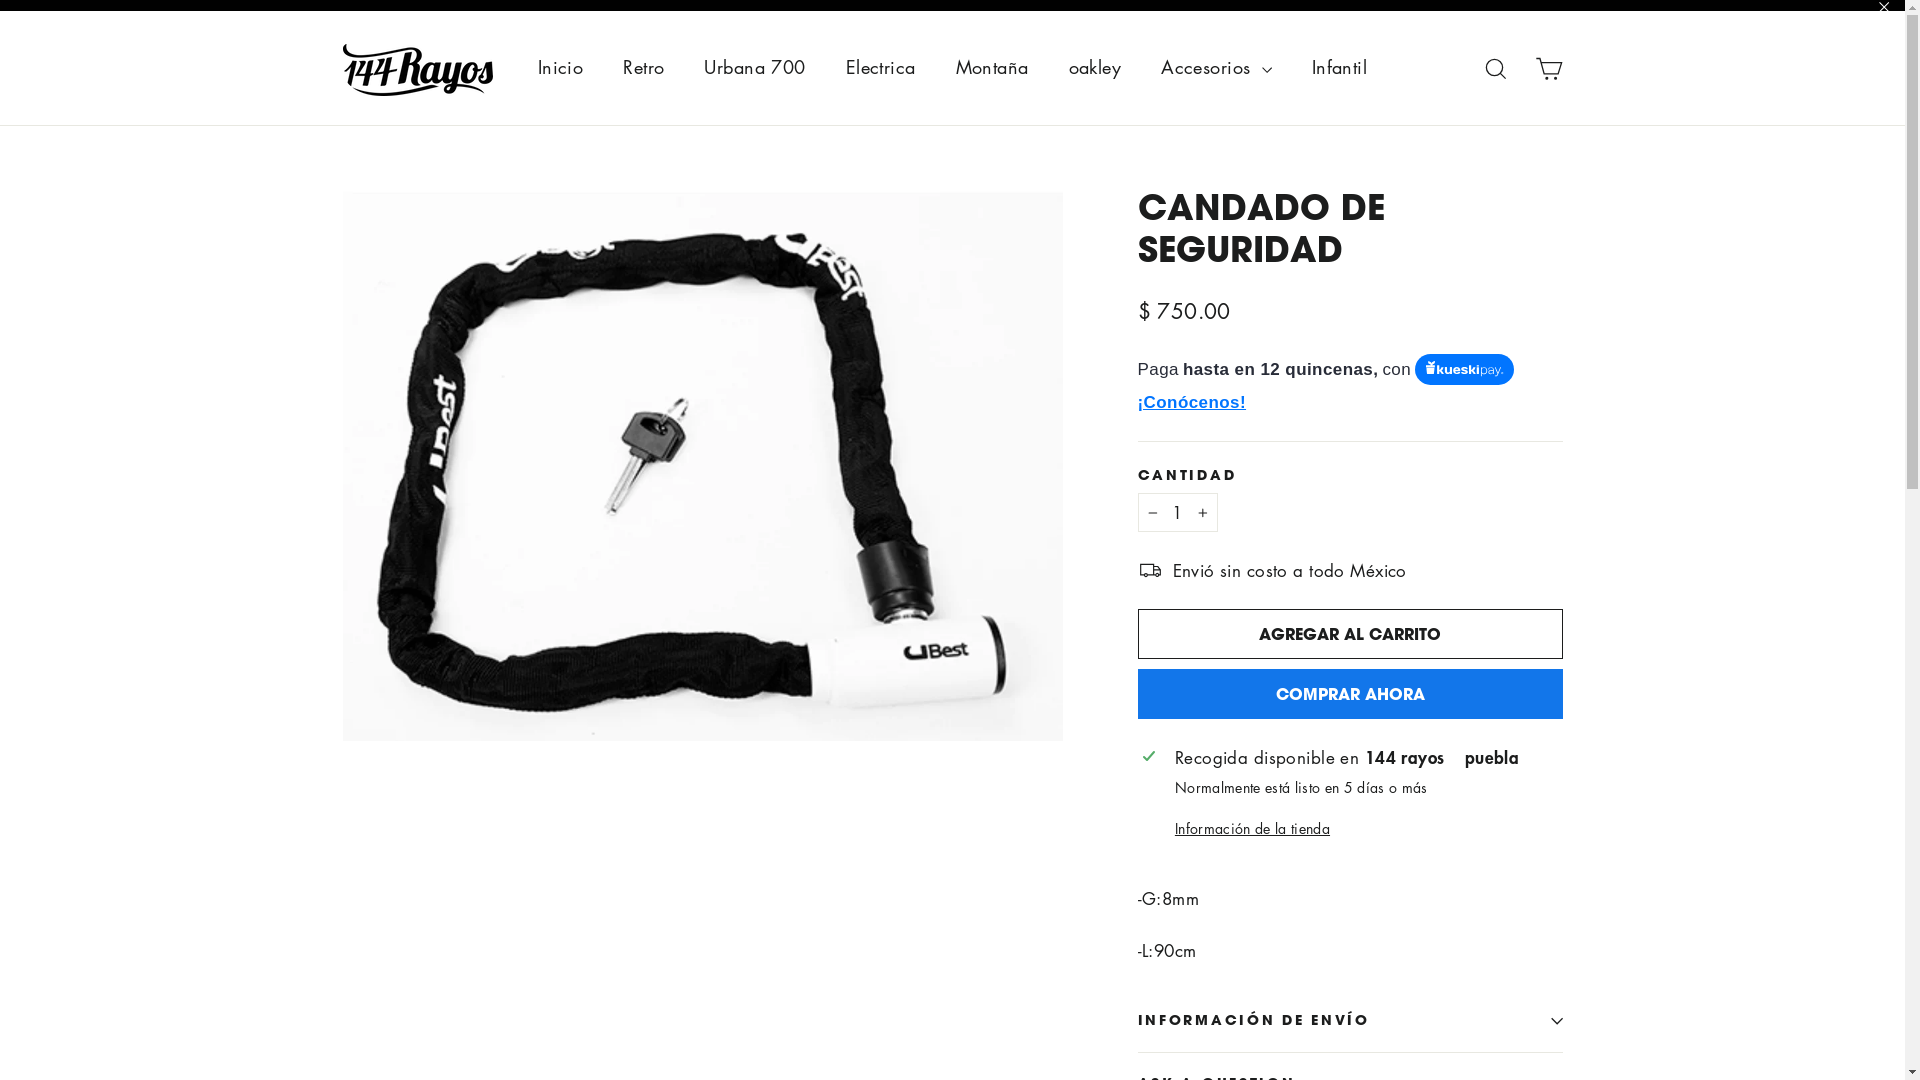 This screenshot has width=1920, height=1080. Describe the element at coordinates (1350, 633) in the screenshot. I see `'AGREGAR AL CARRITO'` at that location.